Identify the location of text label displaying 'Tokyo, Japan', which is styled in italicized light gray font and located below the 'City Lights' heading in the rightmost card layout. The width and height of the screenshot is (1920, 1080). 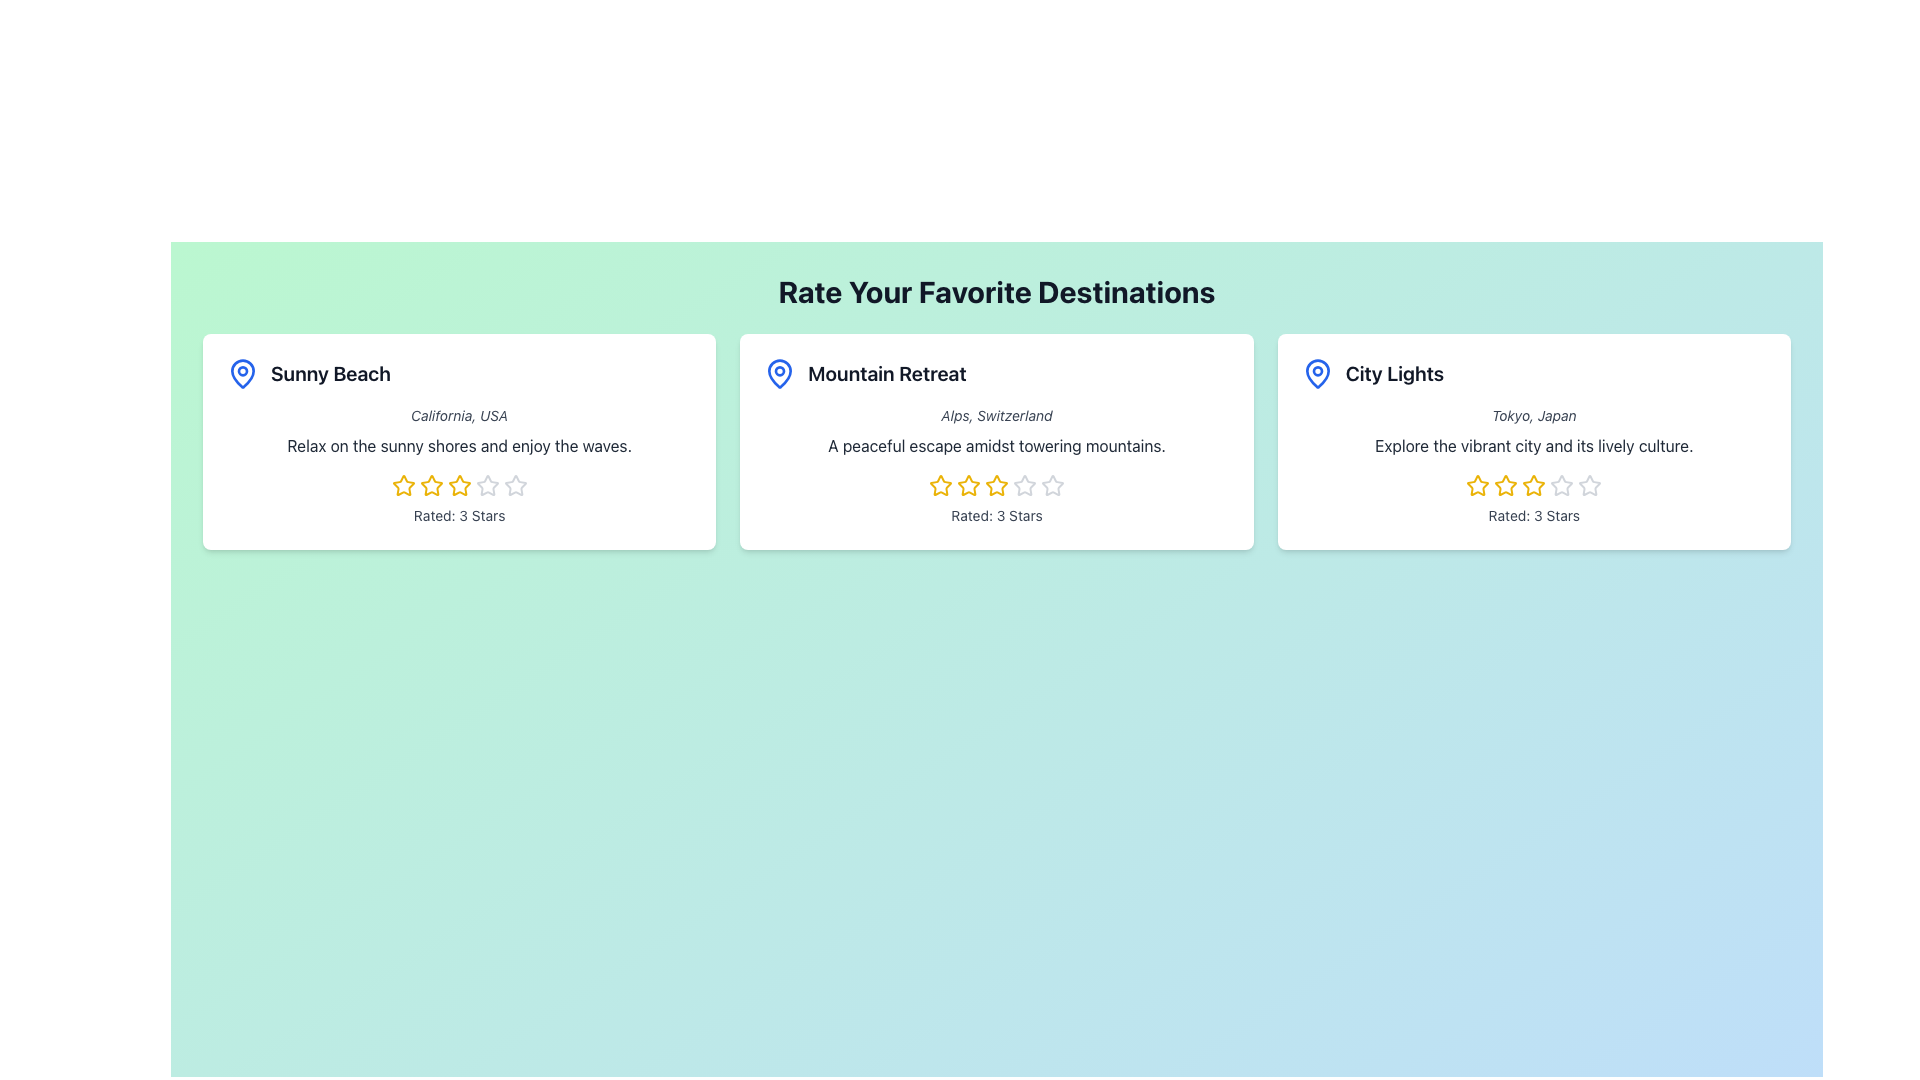
(1533, 415).